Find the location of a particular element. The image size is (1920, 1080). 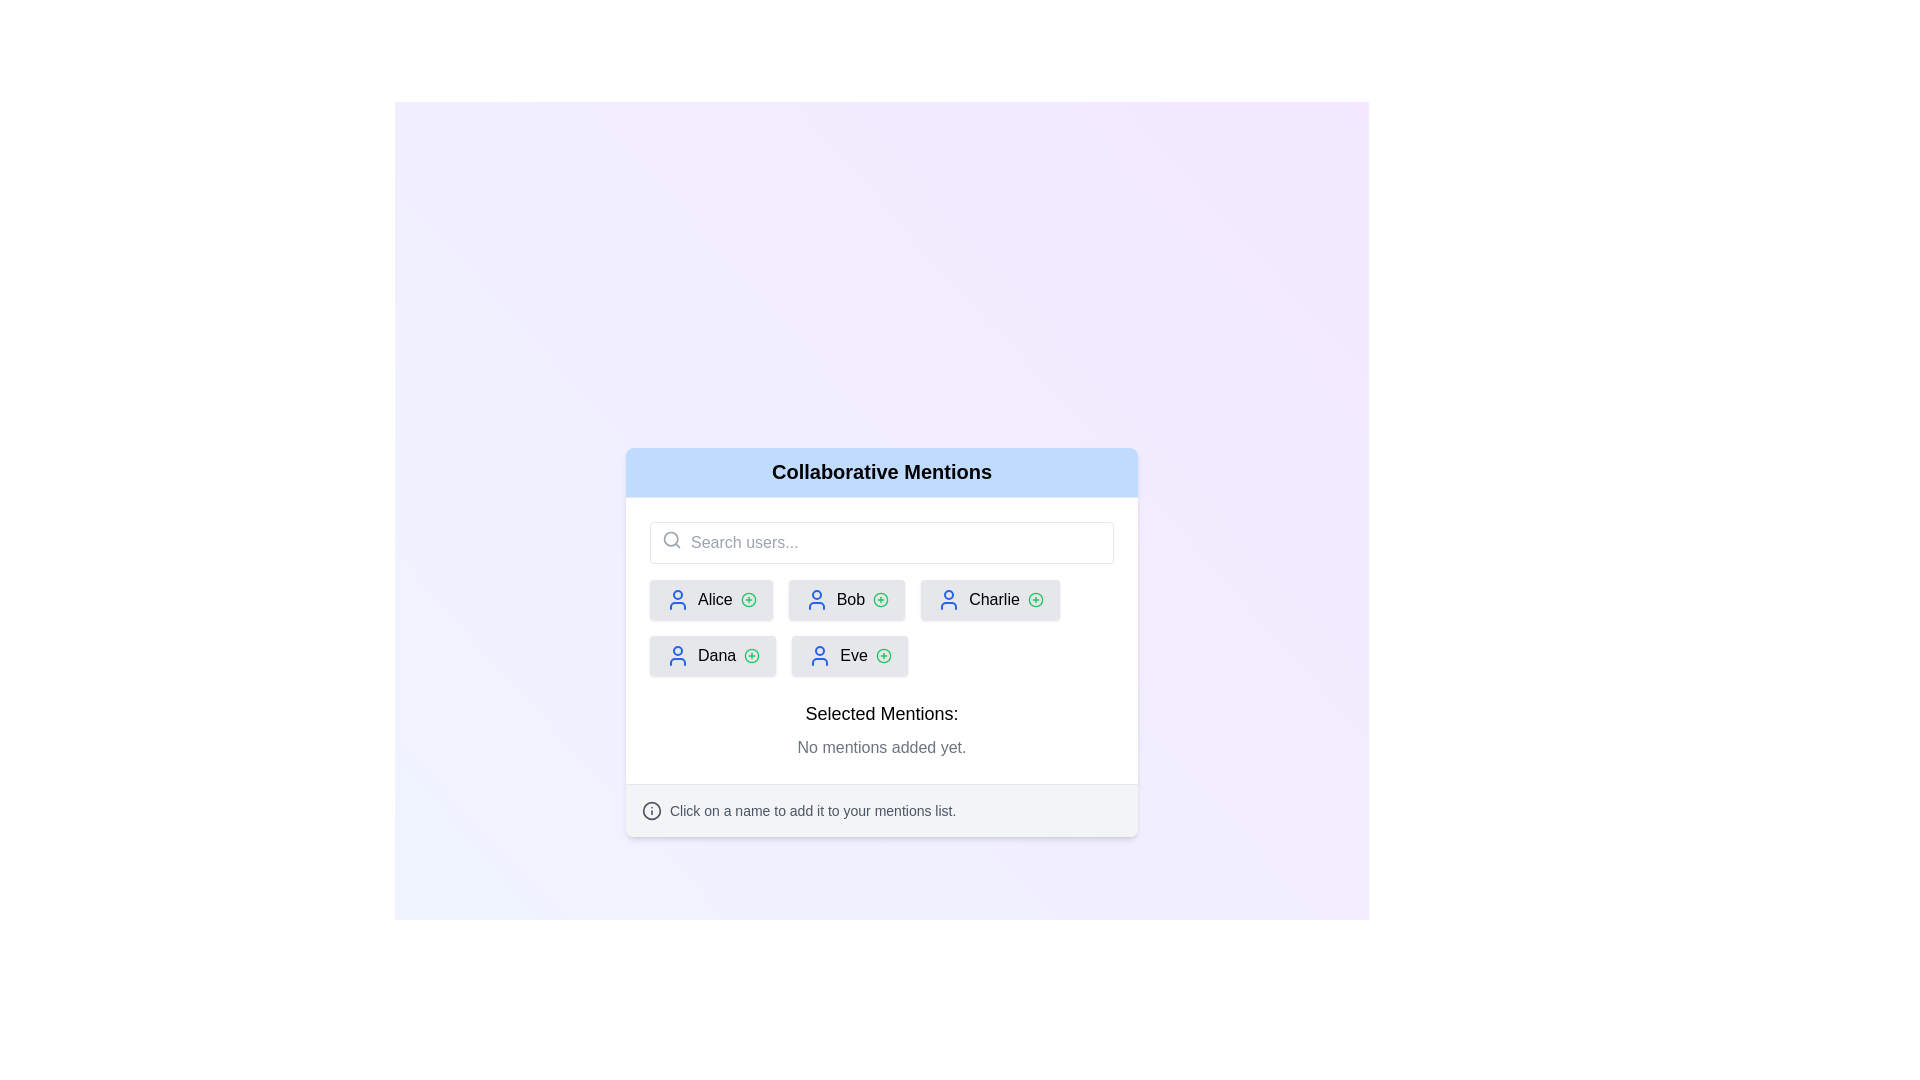

the user card for 'Dana' is located at coordinates (713, 655).